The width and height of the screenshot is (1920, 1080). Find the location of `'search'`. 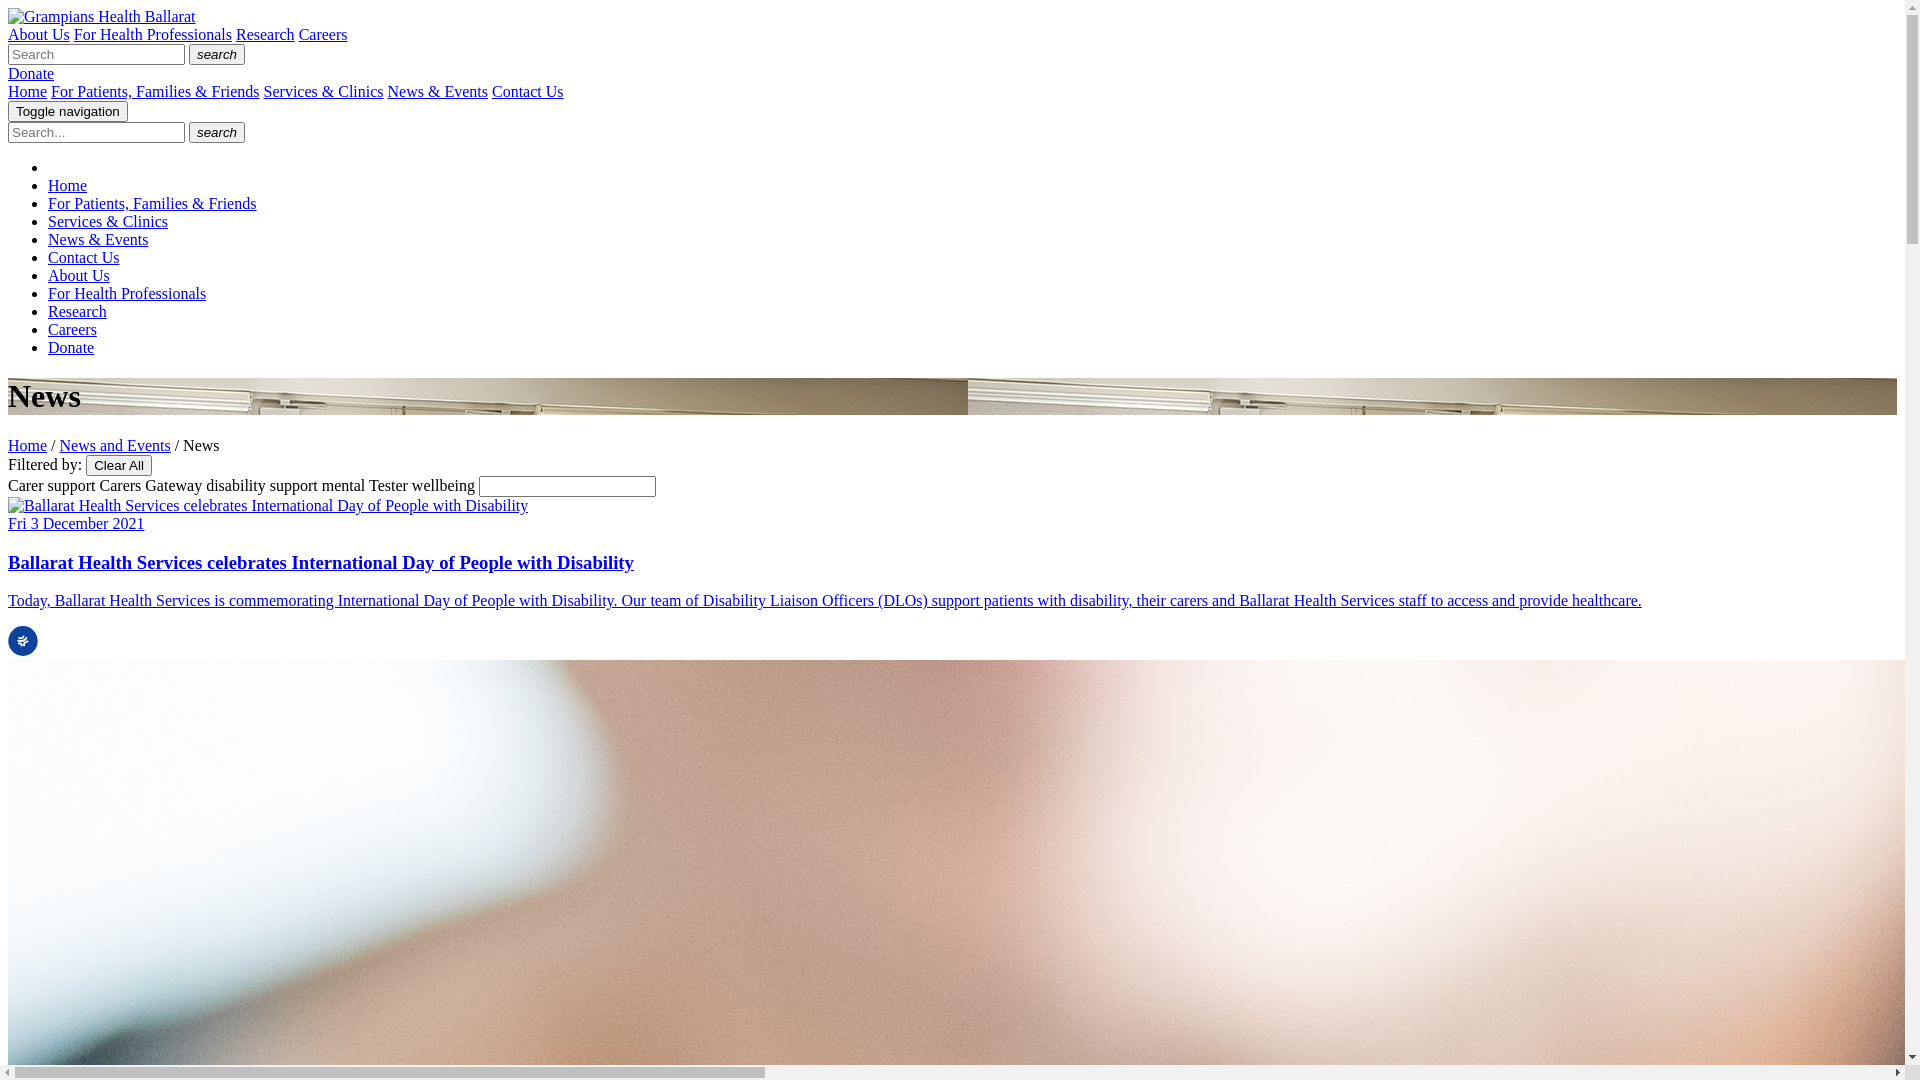

'search' is located at coordinates (188, 53).